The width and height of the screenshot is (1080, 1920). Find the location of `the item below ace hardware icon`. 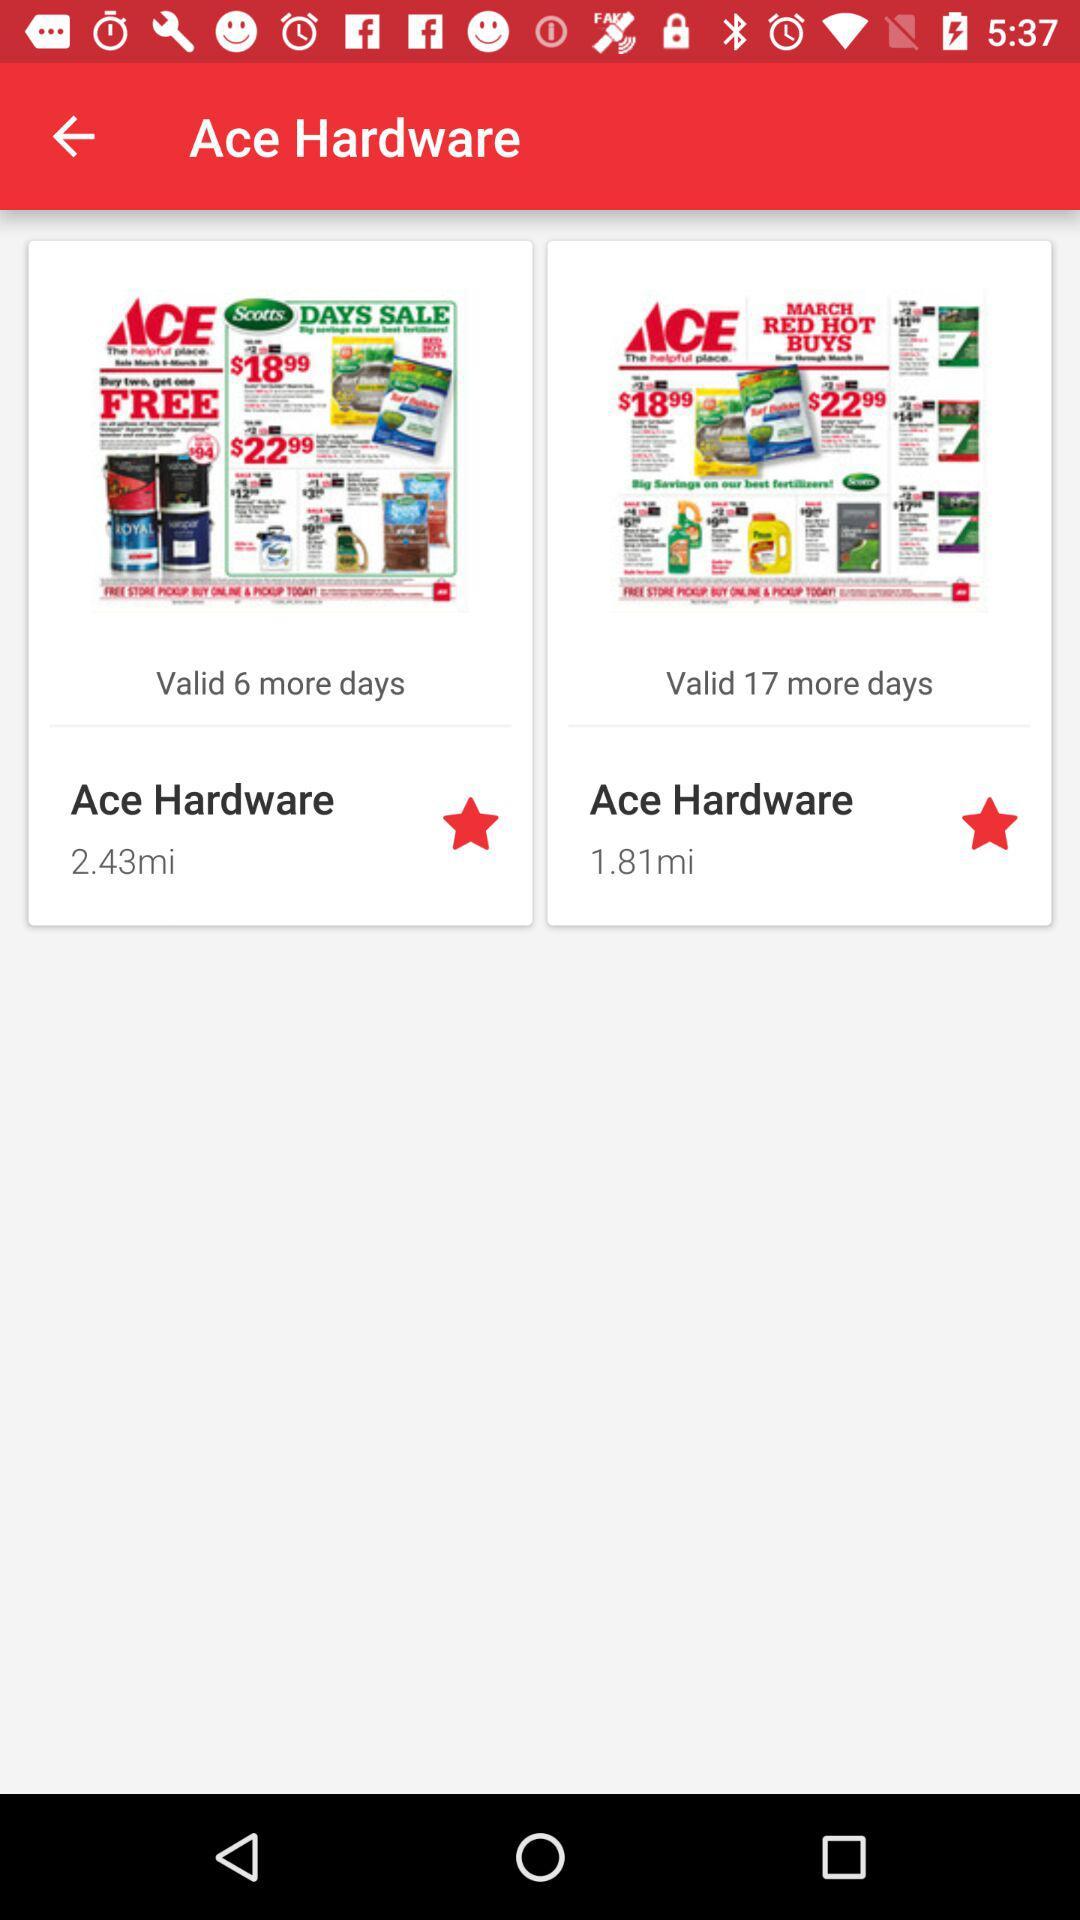

the item below ace hardware icon is located at coordinates (762, 854).